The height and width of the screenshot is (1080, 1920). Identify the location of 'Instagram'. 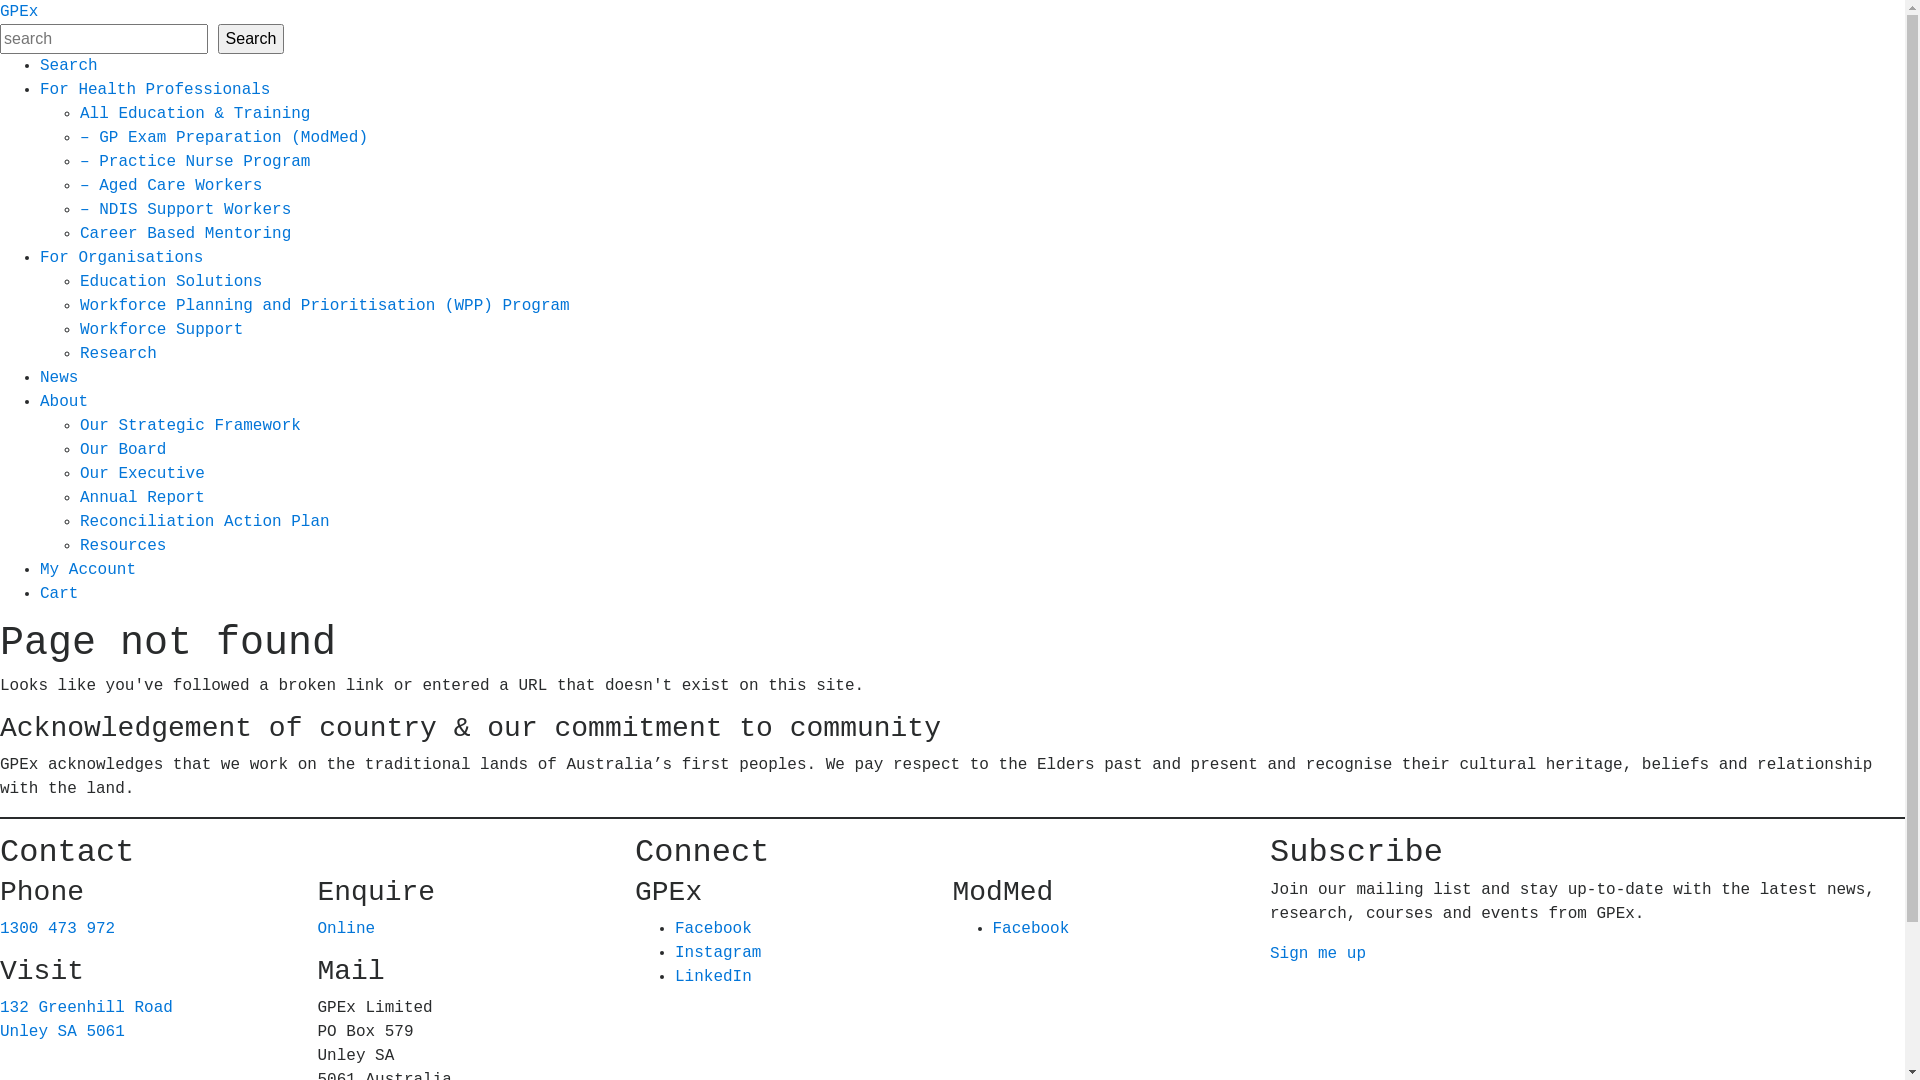
(675, 951).